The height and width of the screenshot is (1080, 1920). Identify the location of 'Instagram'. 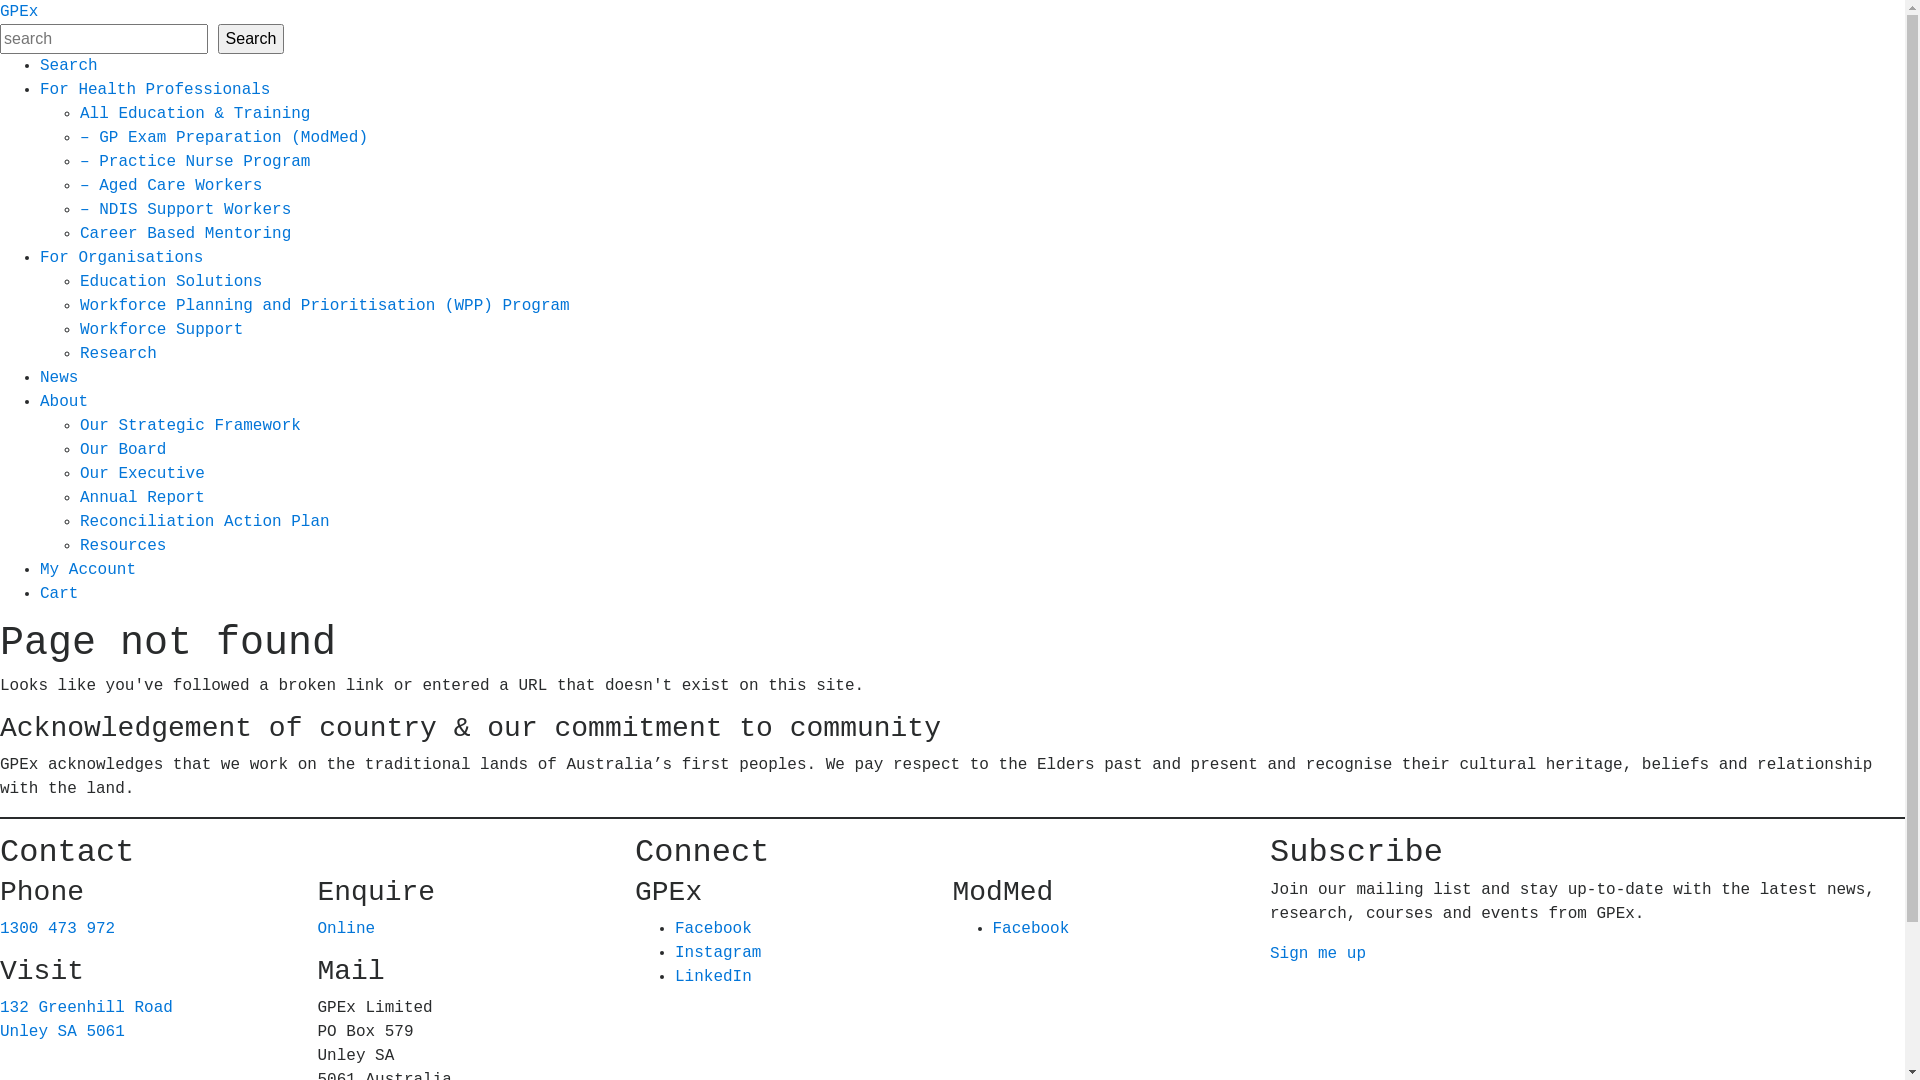
(675, 951).